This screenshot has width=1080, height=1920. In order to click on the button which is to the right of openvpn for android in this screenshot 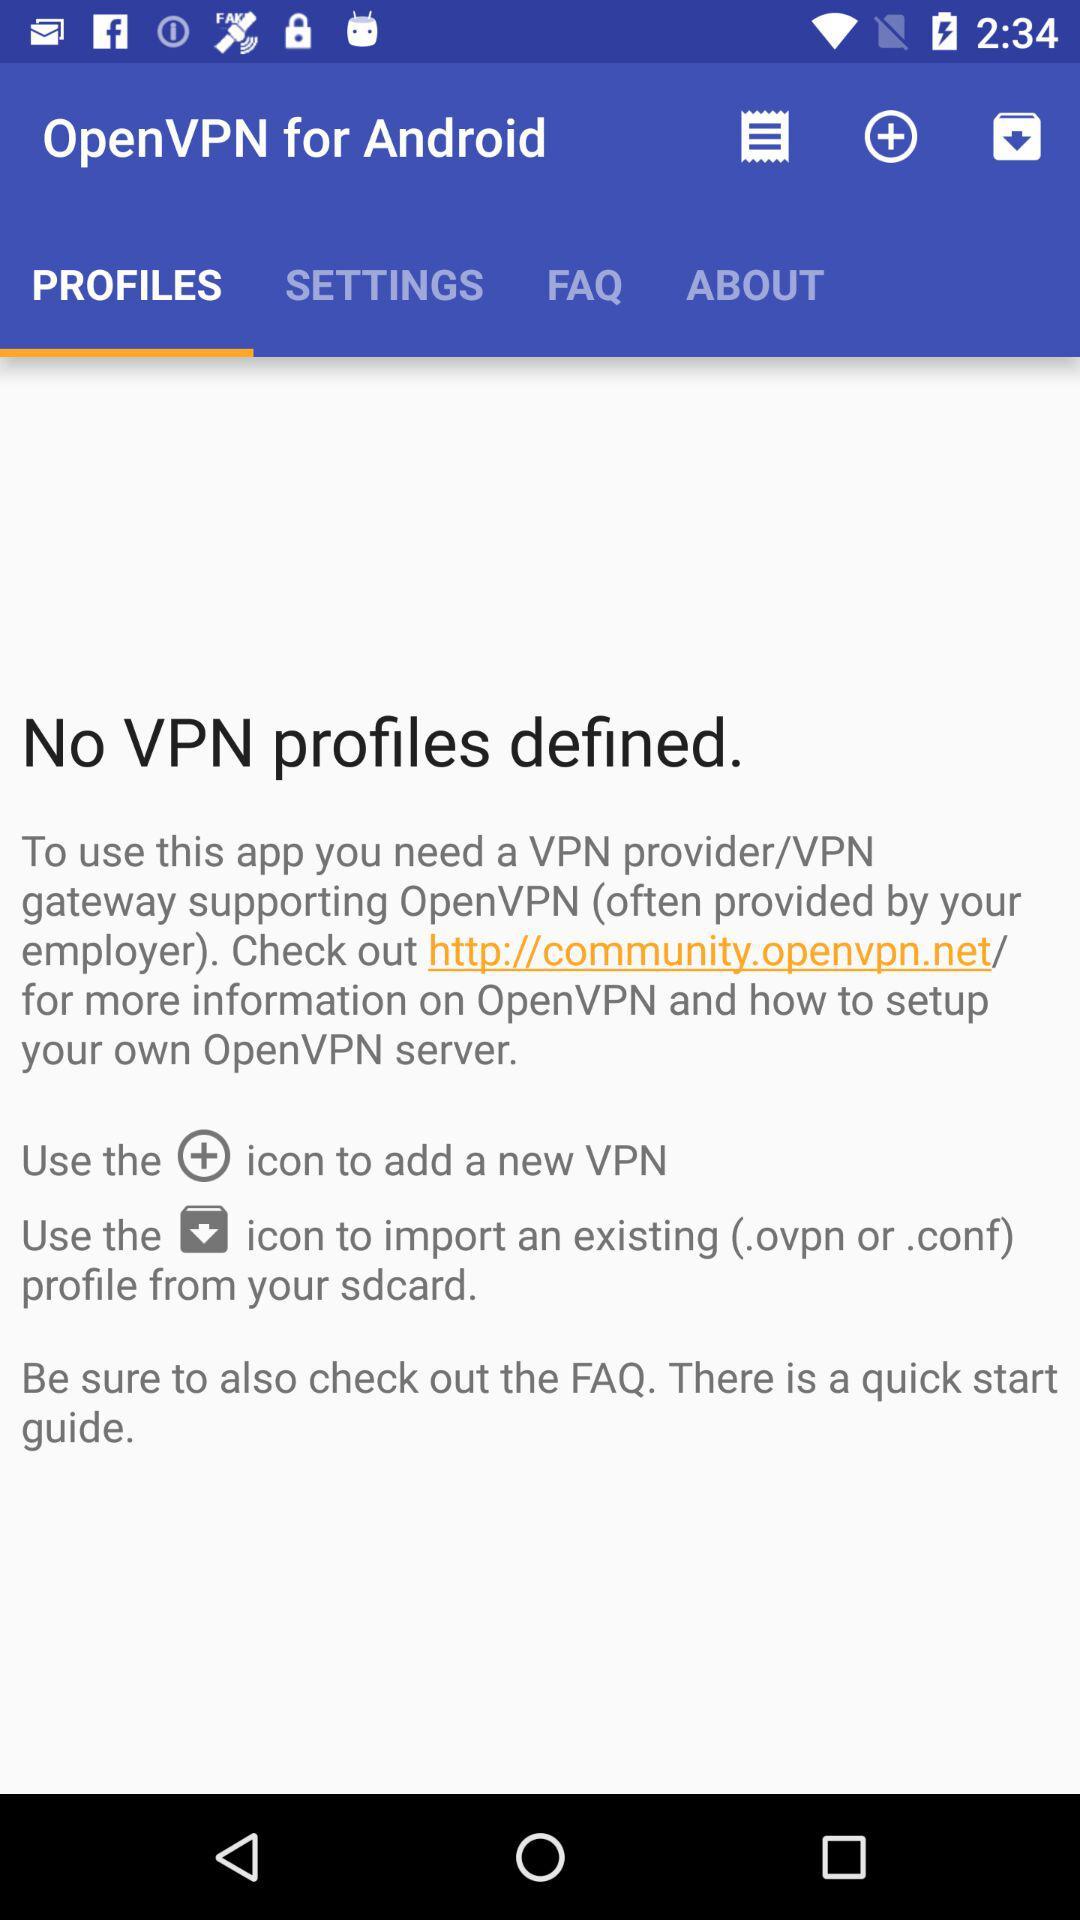, I will do `click(764, 136)`.